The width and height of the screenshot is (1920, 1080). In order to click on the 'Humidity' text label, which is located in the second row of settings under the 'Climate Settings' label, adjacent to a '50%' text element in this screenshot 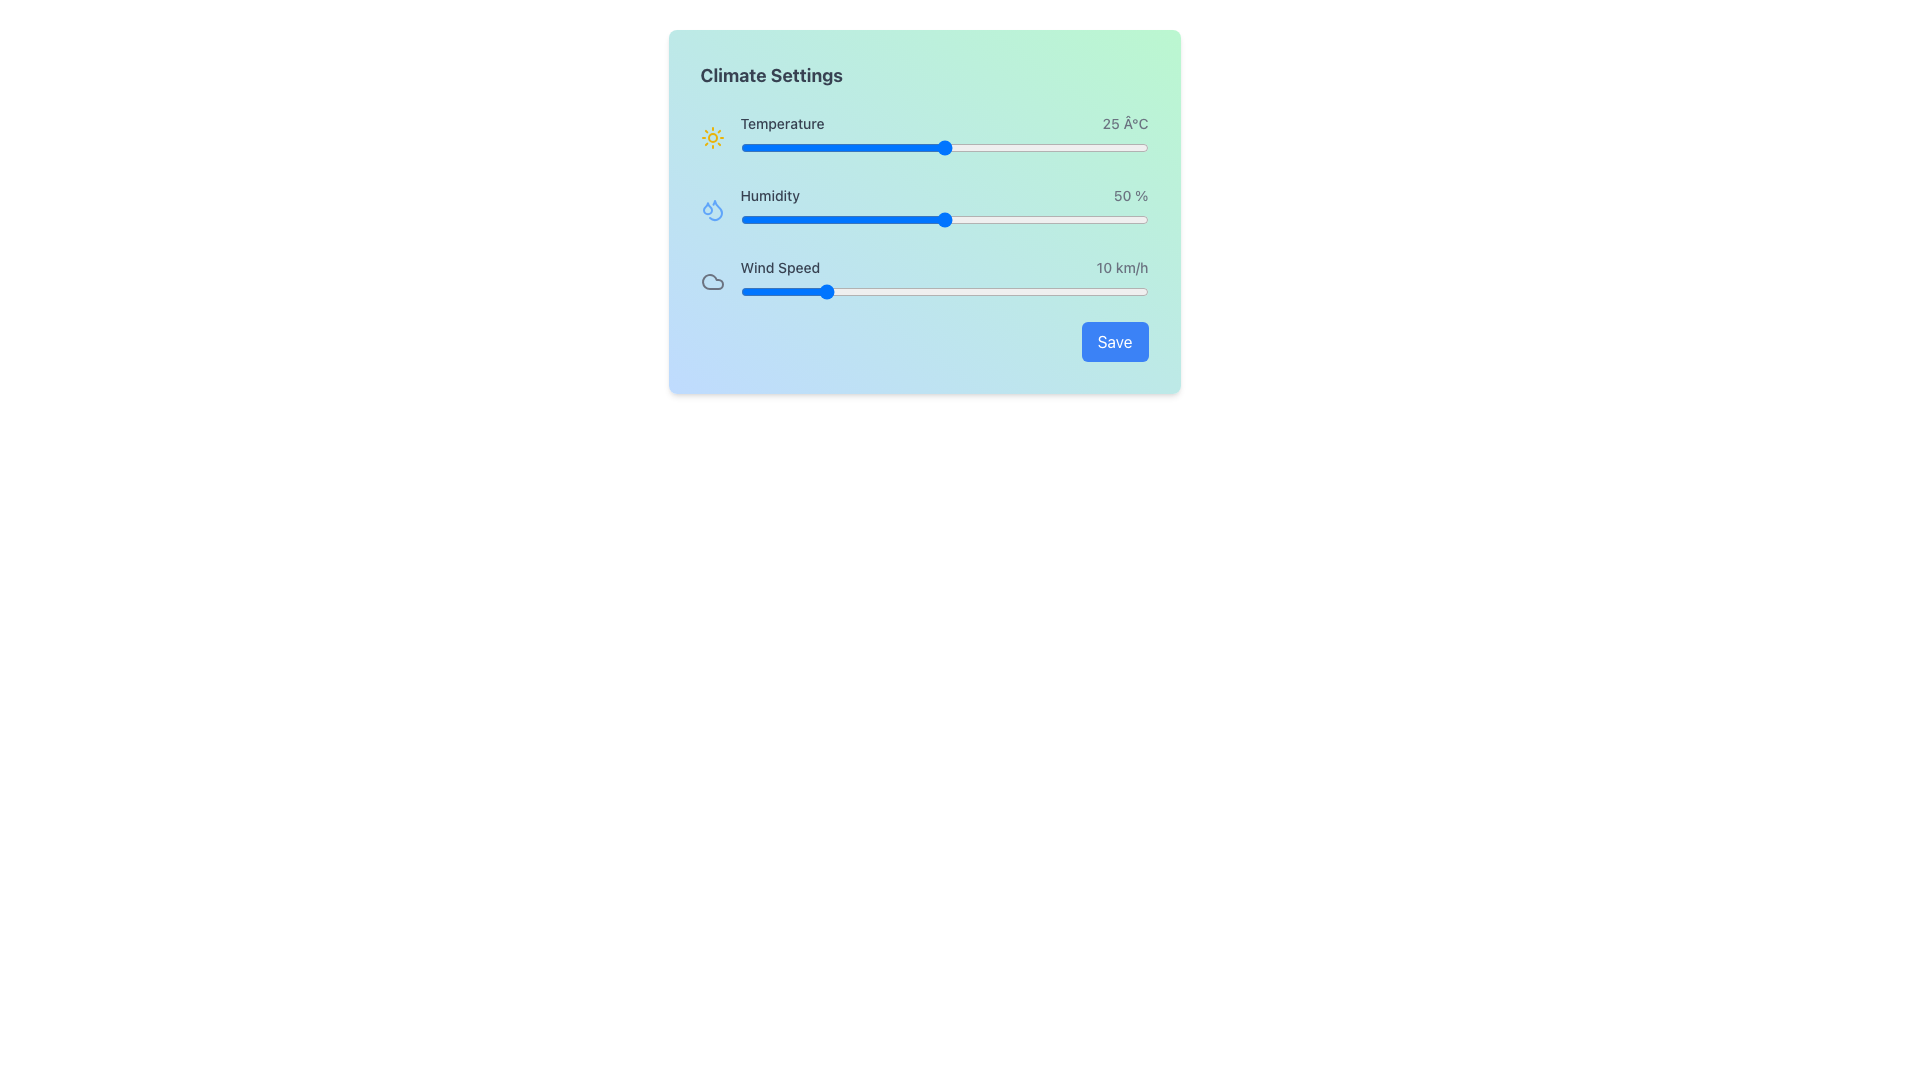, I will do `click(769, 196)`.